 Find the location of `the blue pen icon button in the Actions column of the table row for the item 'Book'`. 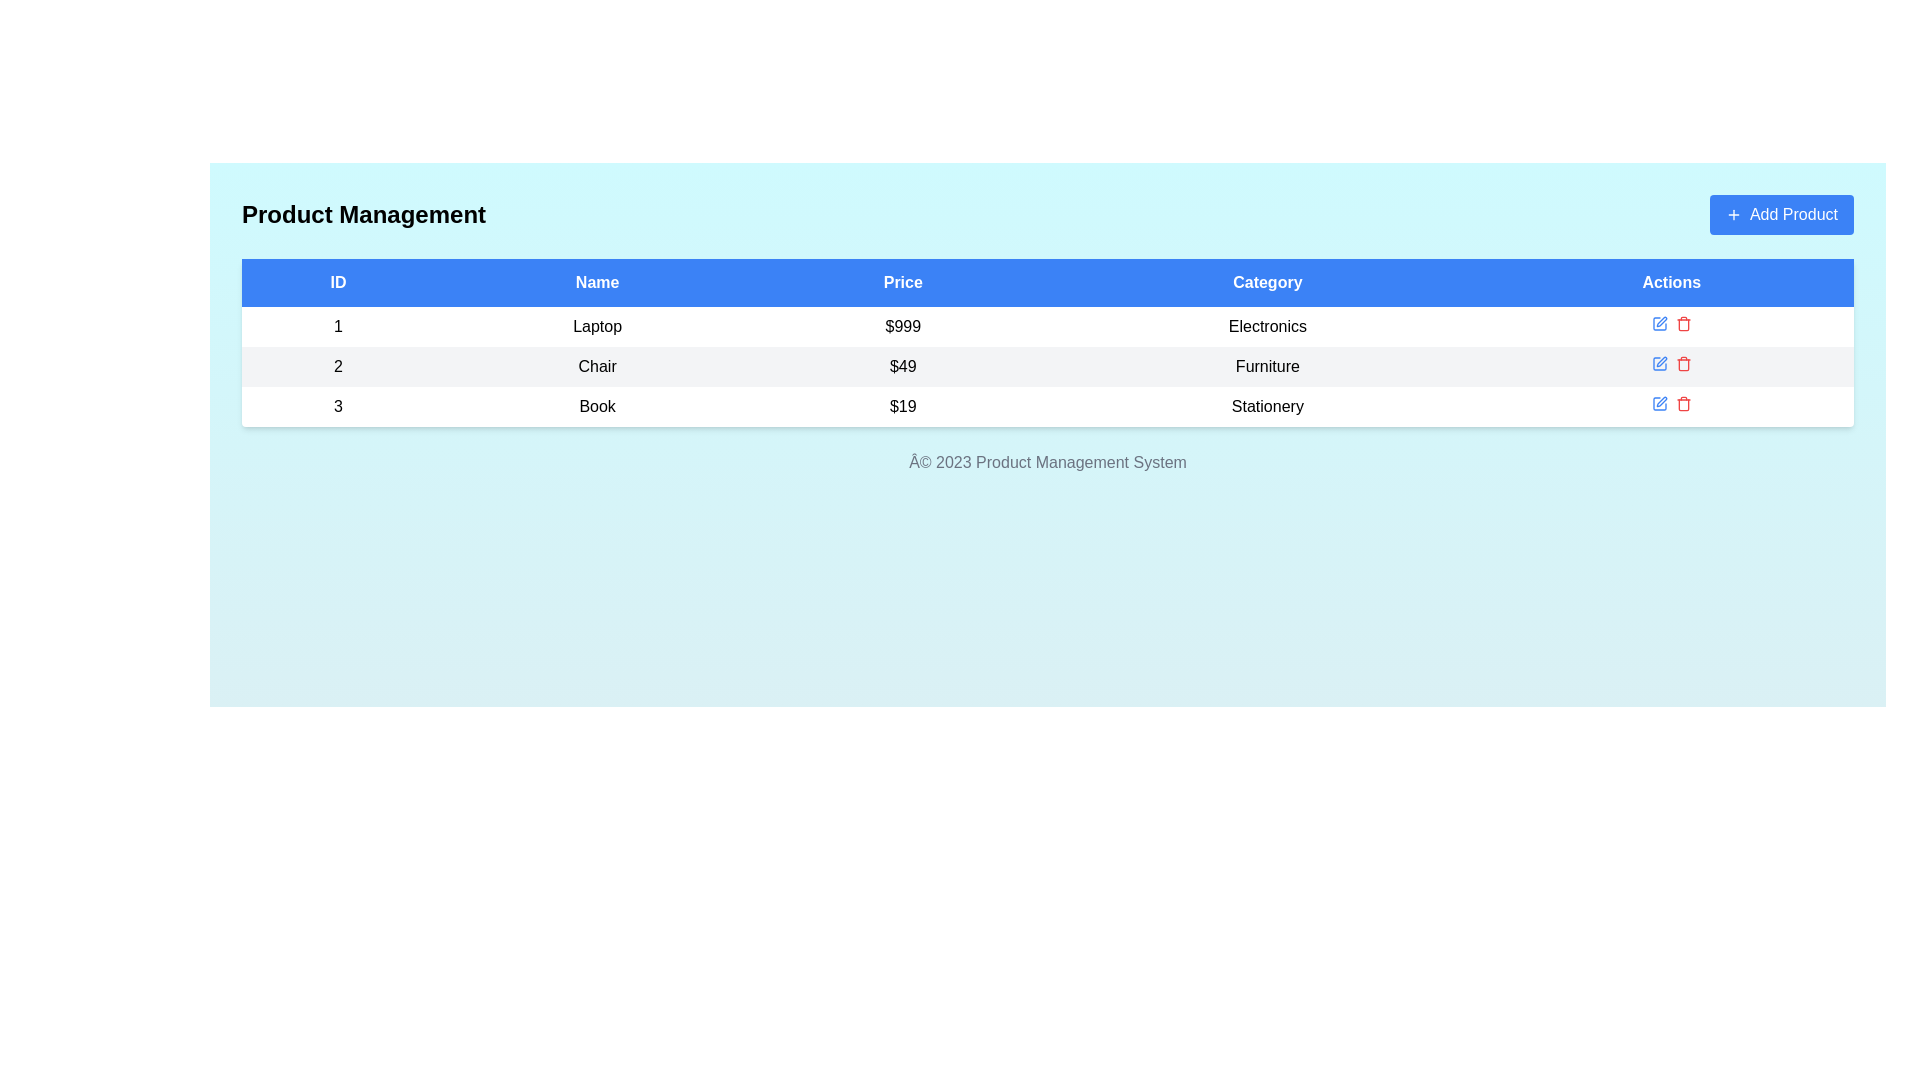

the blue pen icon button in the Actions column of the table row for the item 'Book' is located at coordinates (1659, 404).